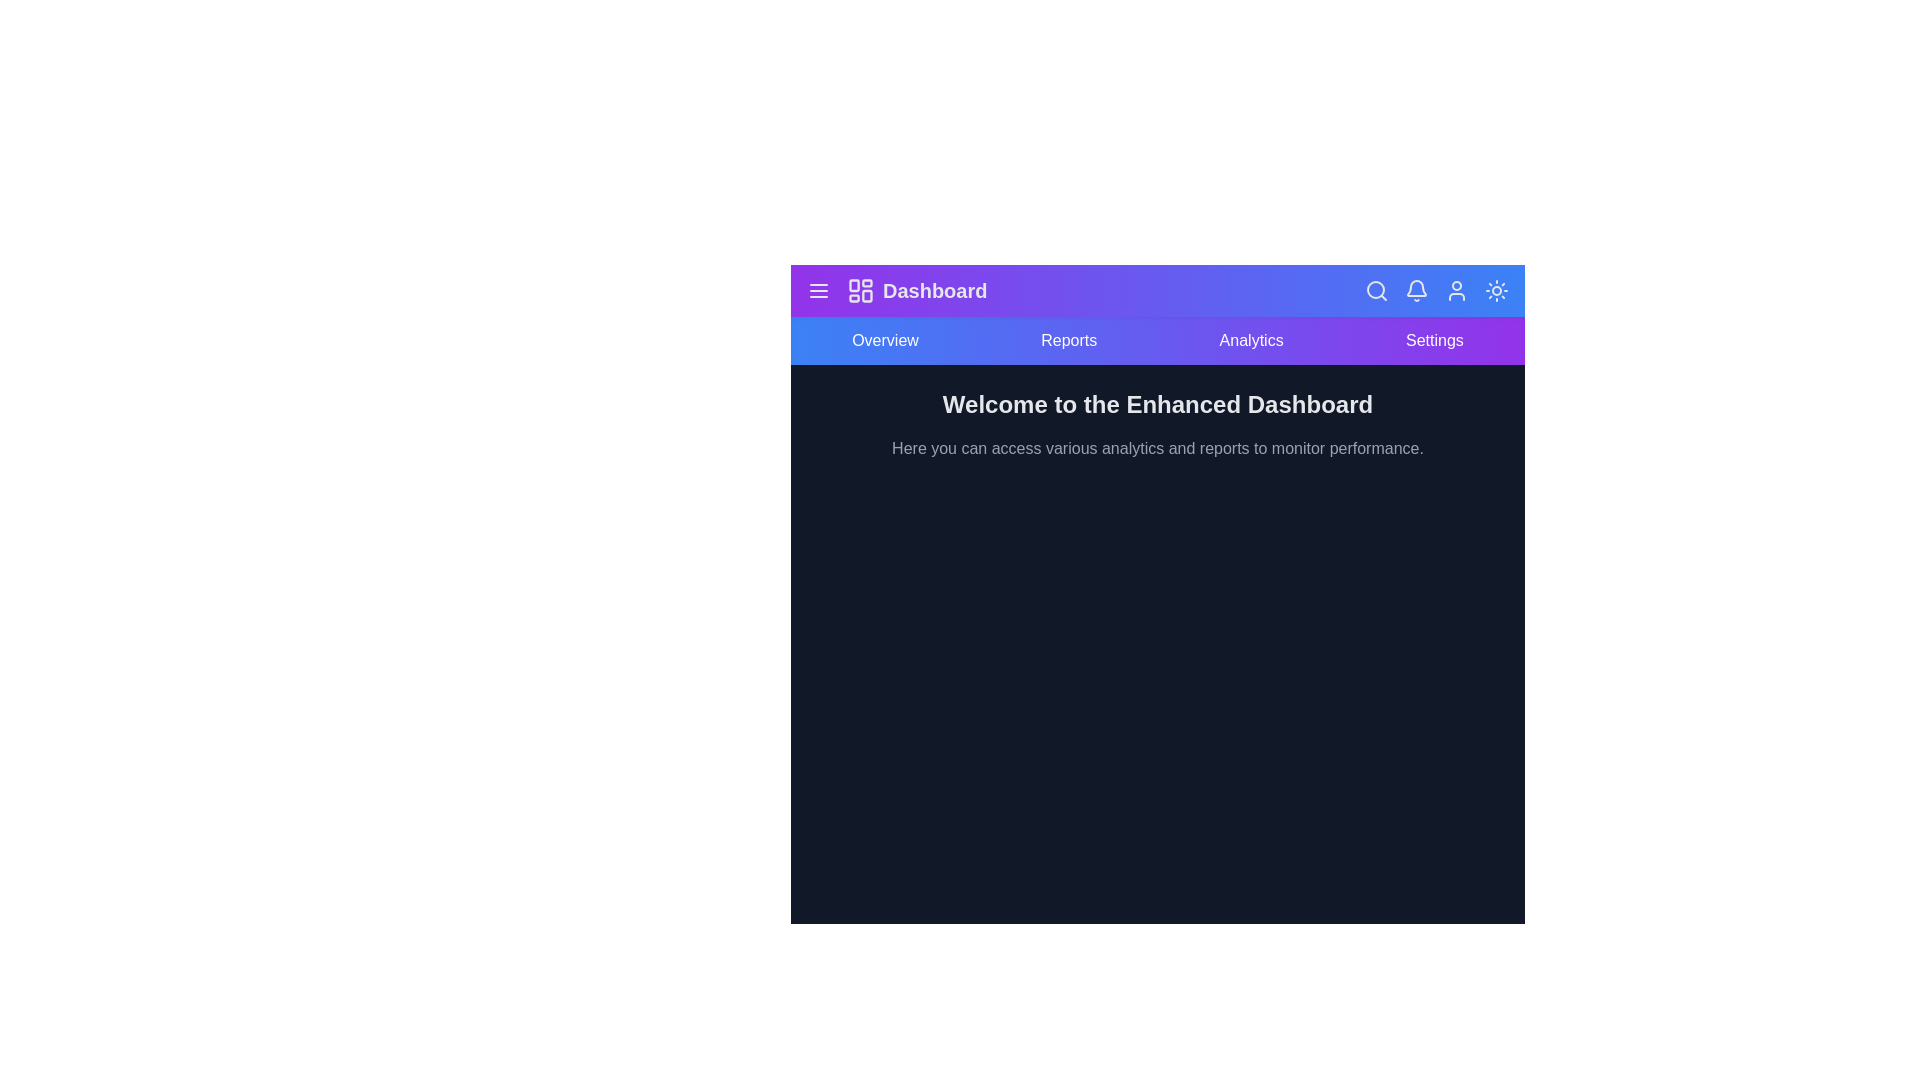 The width and height of the screenshot is (1920, 1080). I want to click on the menu button to toggle the menu visibility, so click(819, 290).